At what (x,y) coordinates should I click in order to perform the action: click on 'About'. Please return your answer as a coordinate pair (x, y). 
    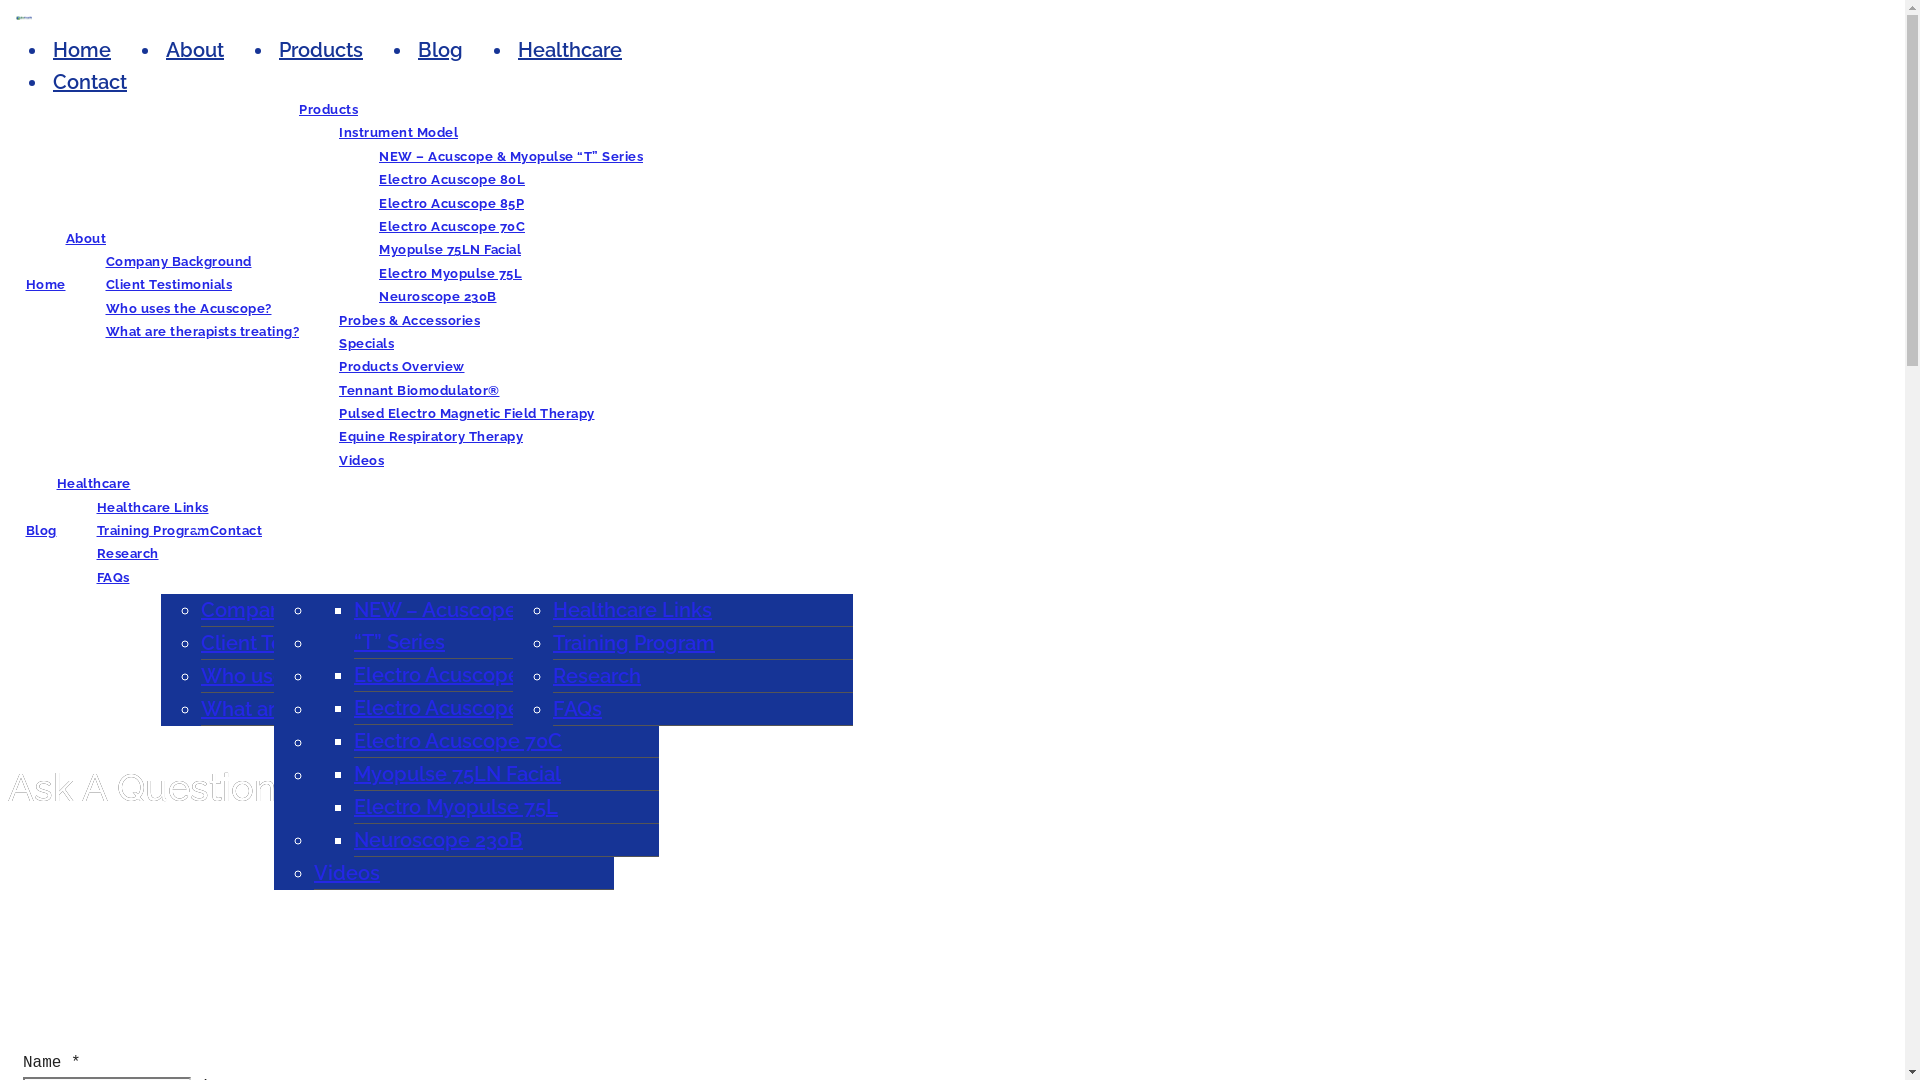
    Looking at the image, I should click on (195, 49).